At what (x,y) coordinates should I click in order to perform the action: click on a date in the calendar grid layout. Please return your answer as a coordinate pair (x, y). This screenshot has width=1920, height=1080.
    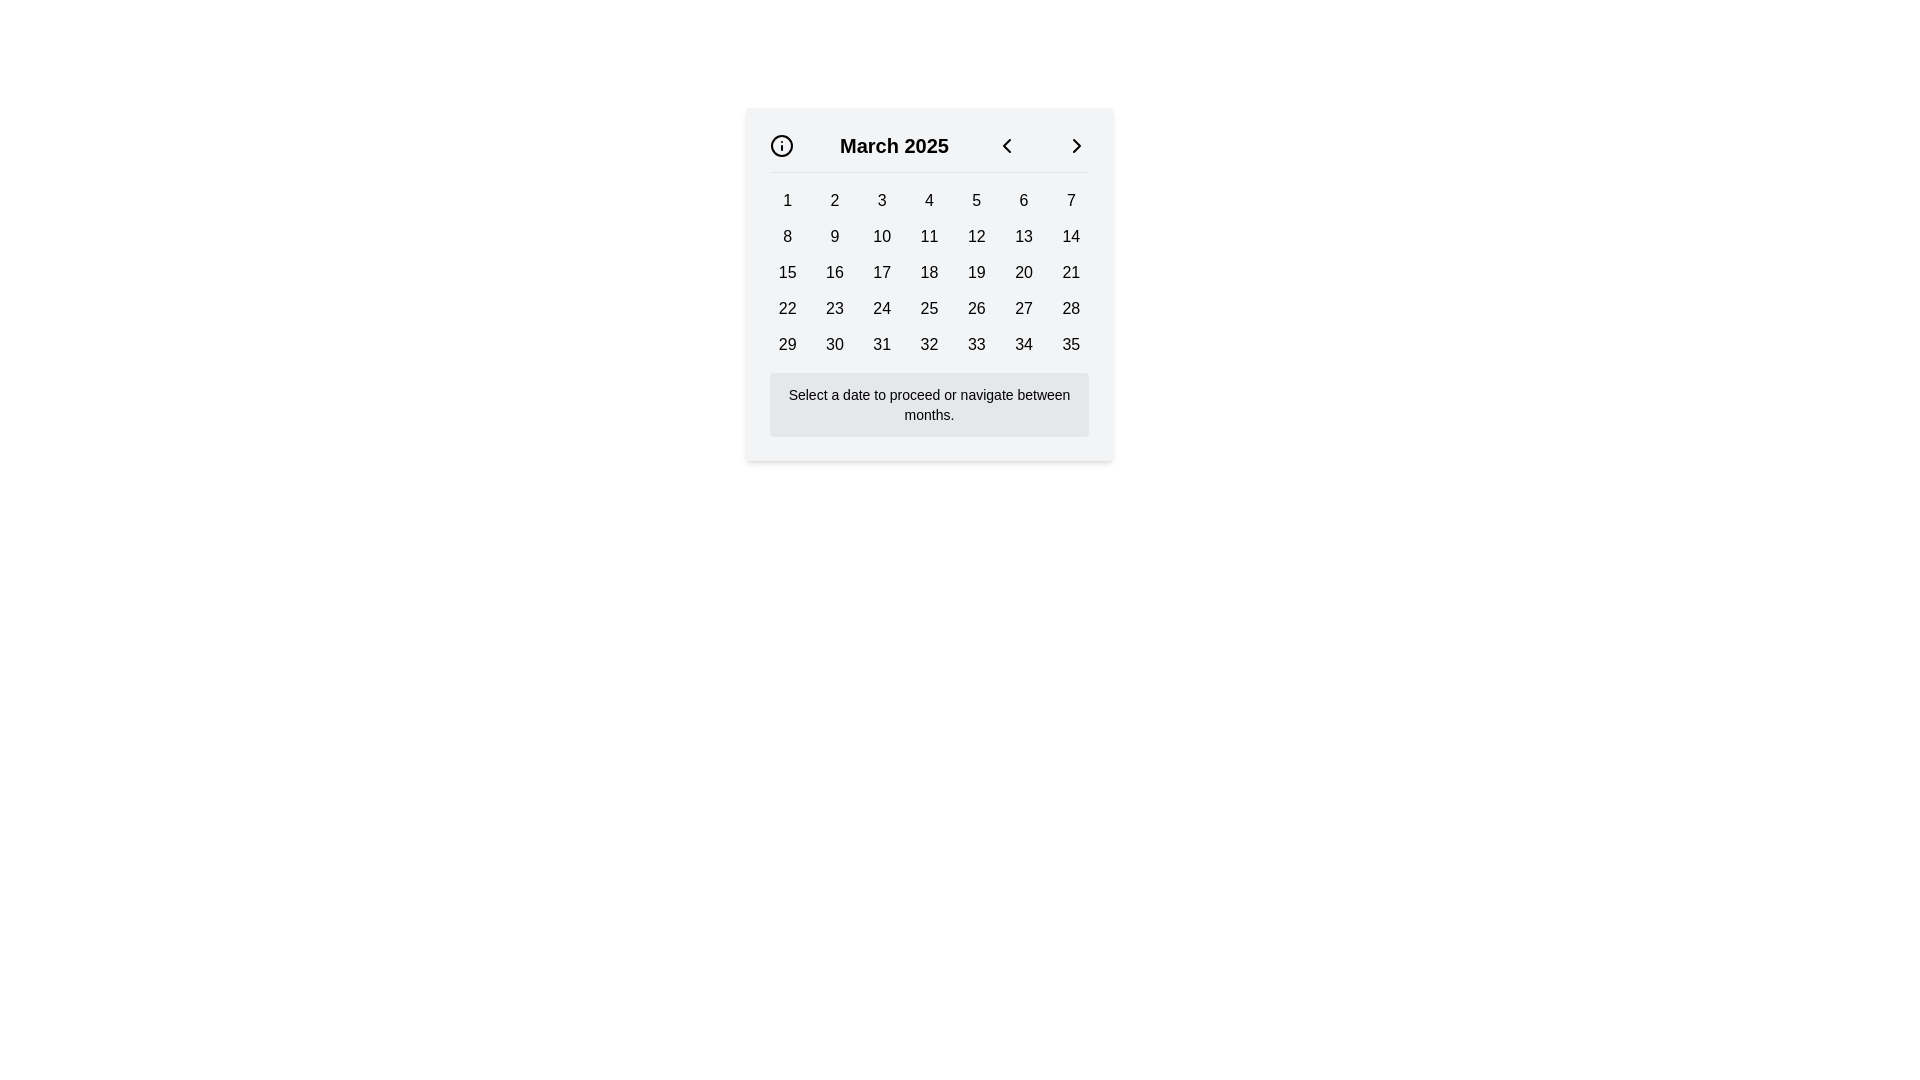
    Looking at the image, I should click on (928, 273).